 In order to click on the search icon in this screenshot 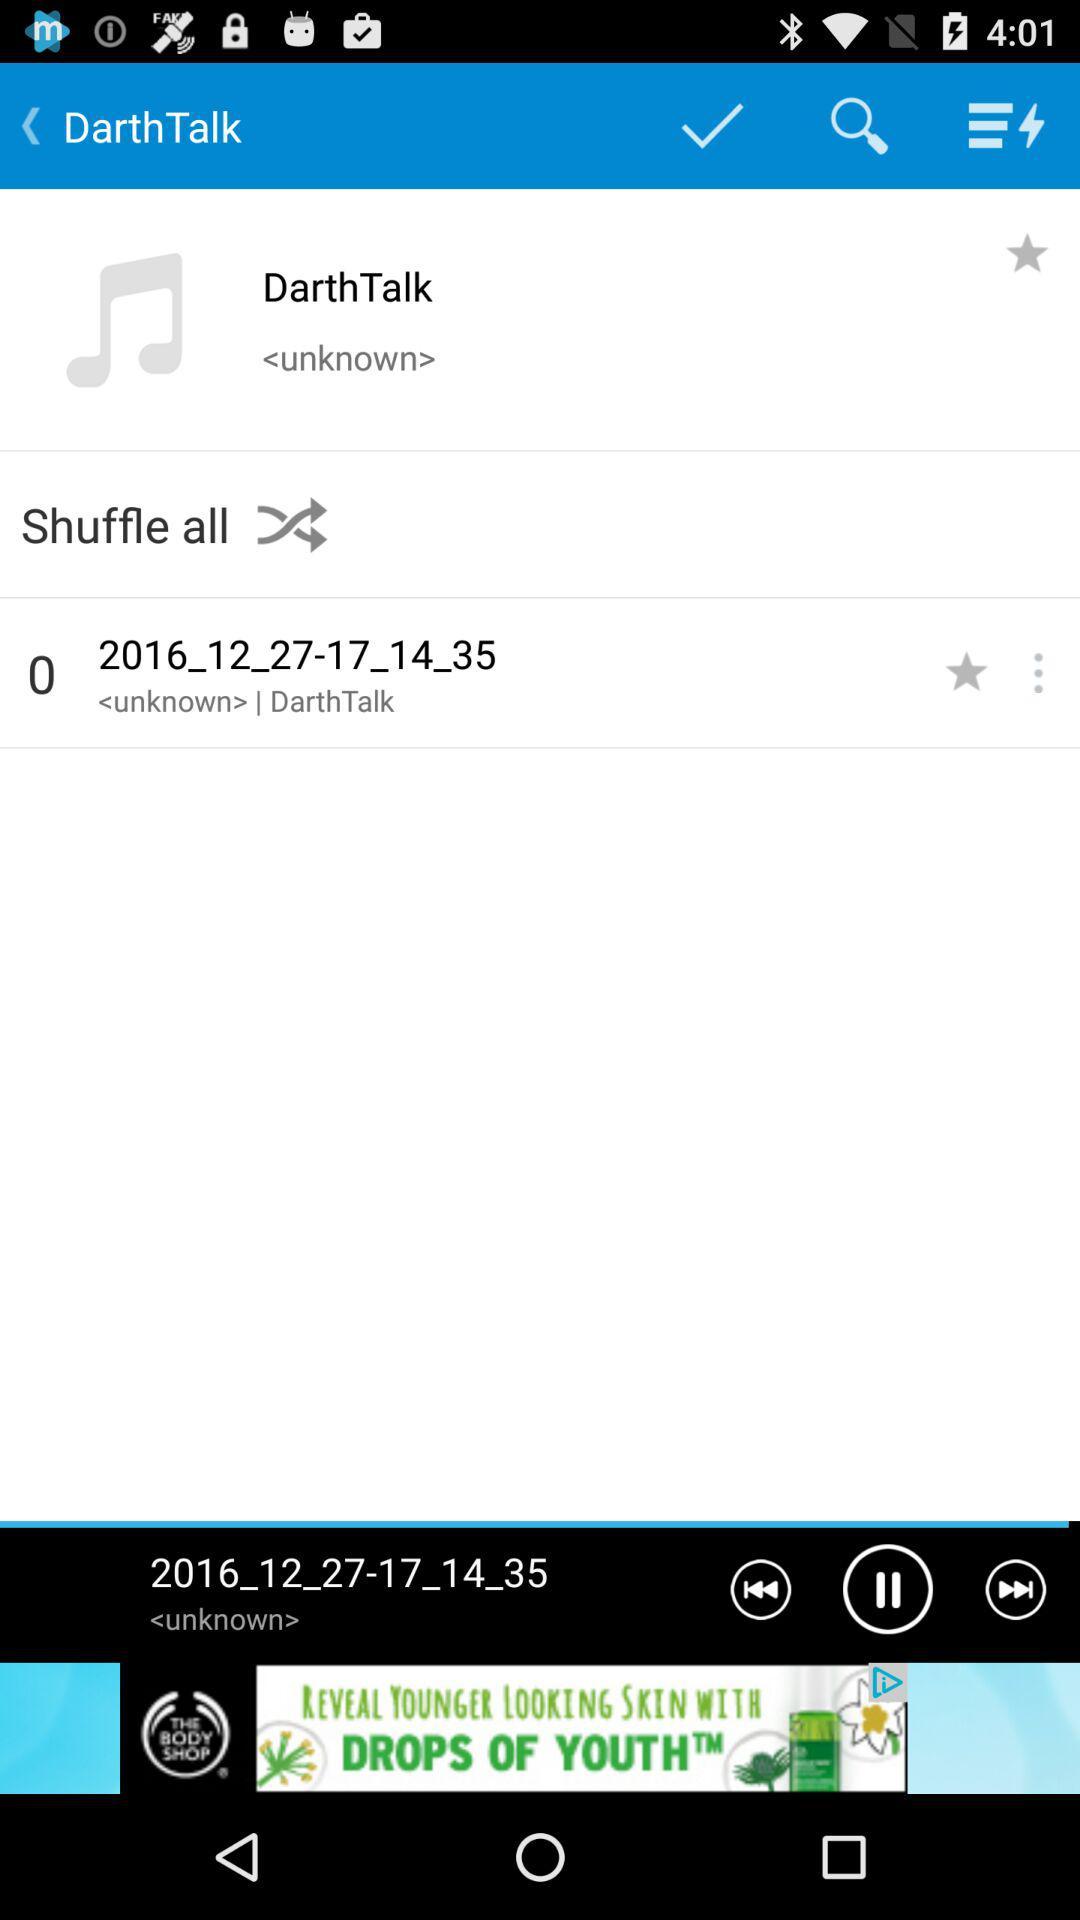, I will do `click(858, 133)`.